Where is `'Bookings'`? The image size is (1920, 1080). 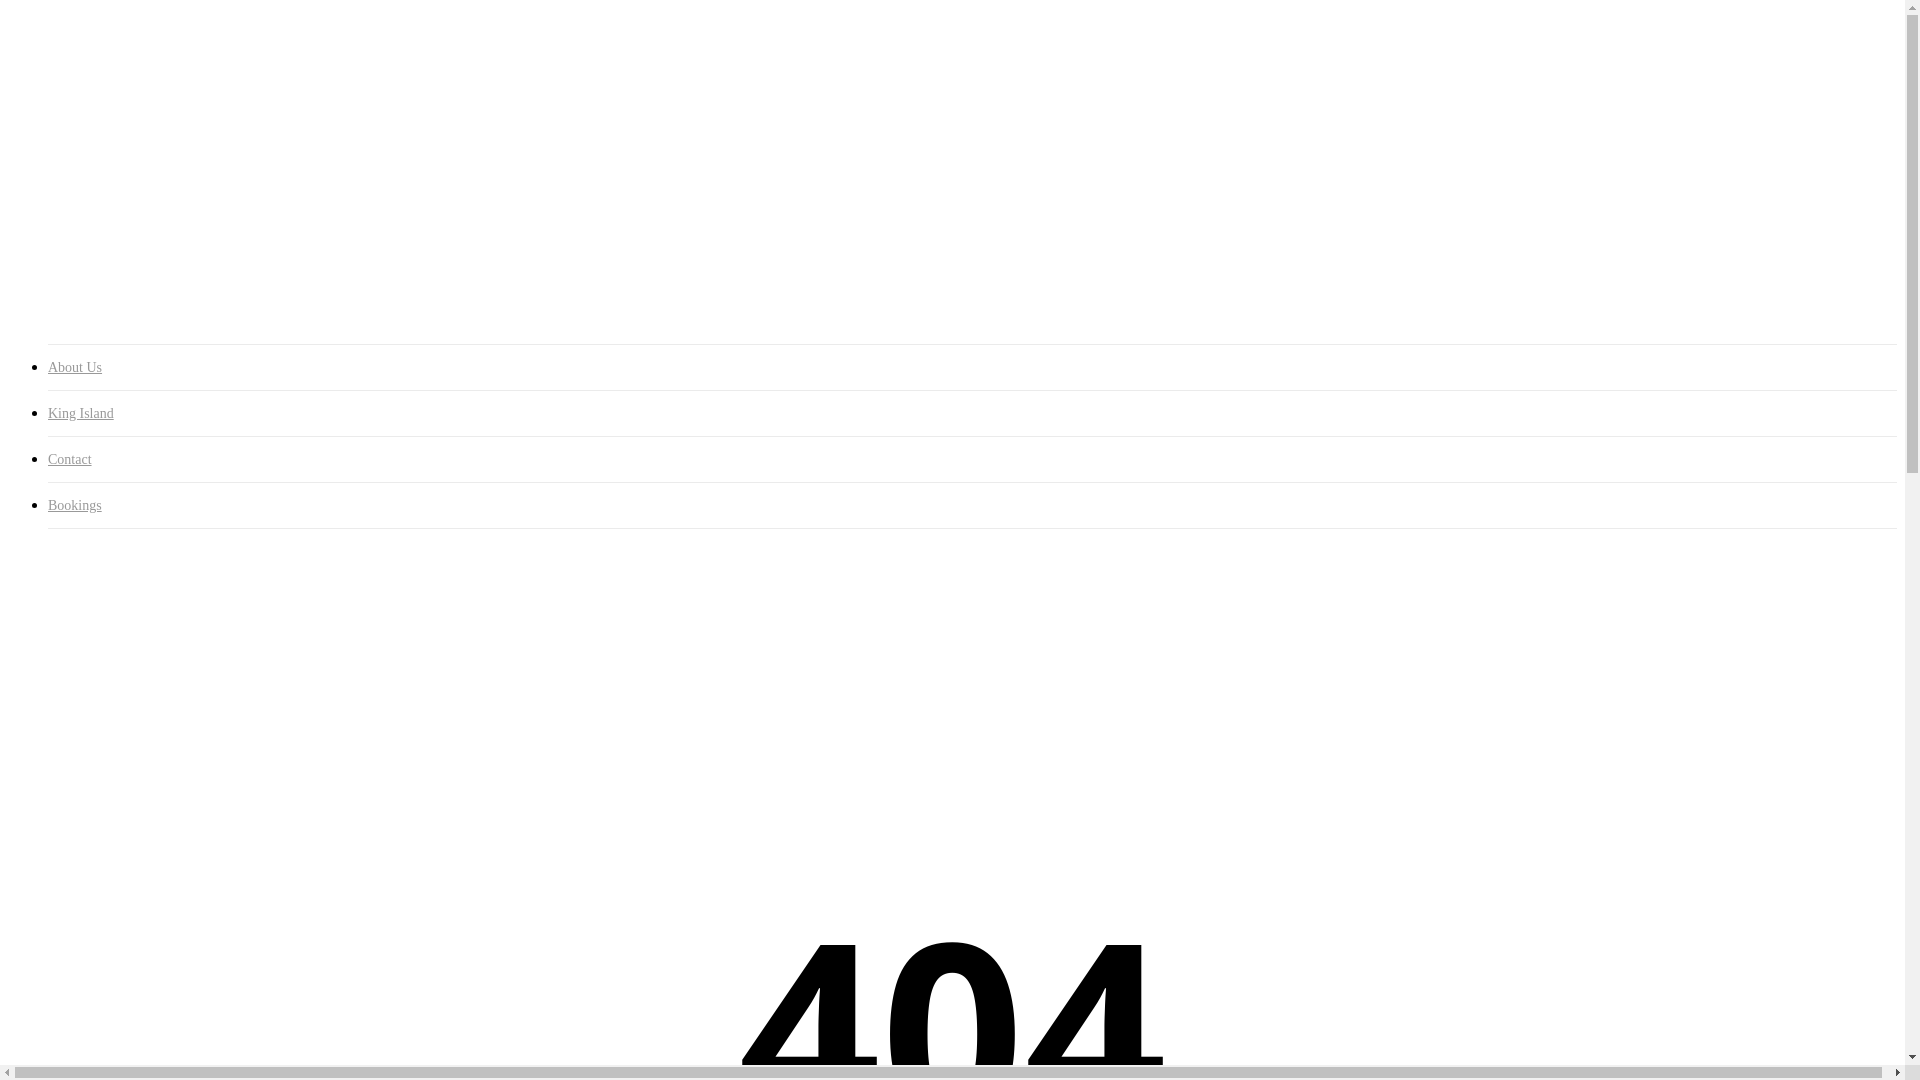 'Bookings' is located at coordinates (972, 504).